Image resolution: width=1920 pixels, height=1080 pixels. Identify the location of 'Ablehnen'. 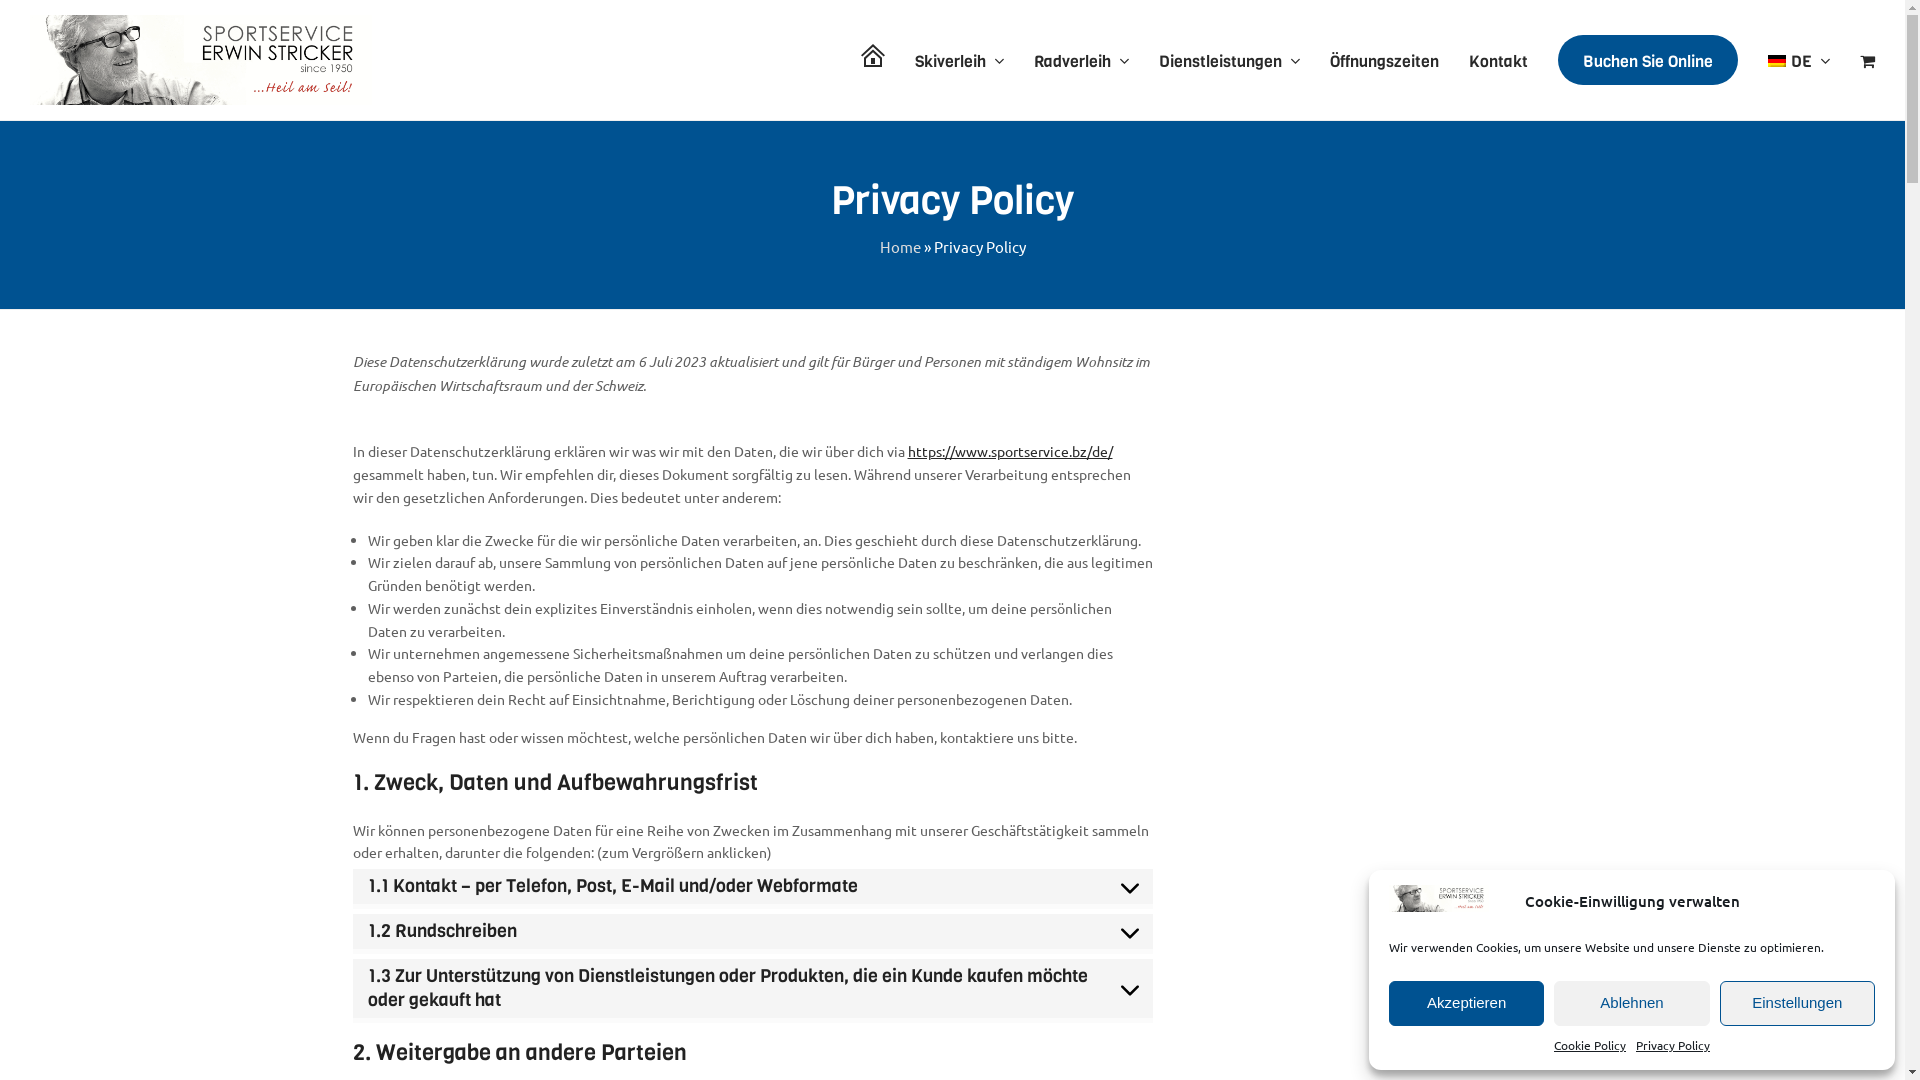
(1631, 1002).